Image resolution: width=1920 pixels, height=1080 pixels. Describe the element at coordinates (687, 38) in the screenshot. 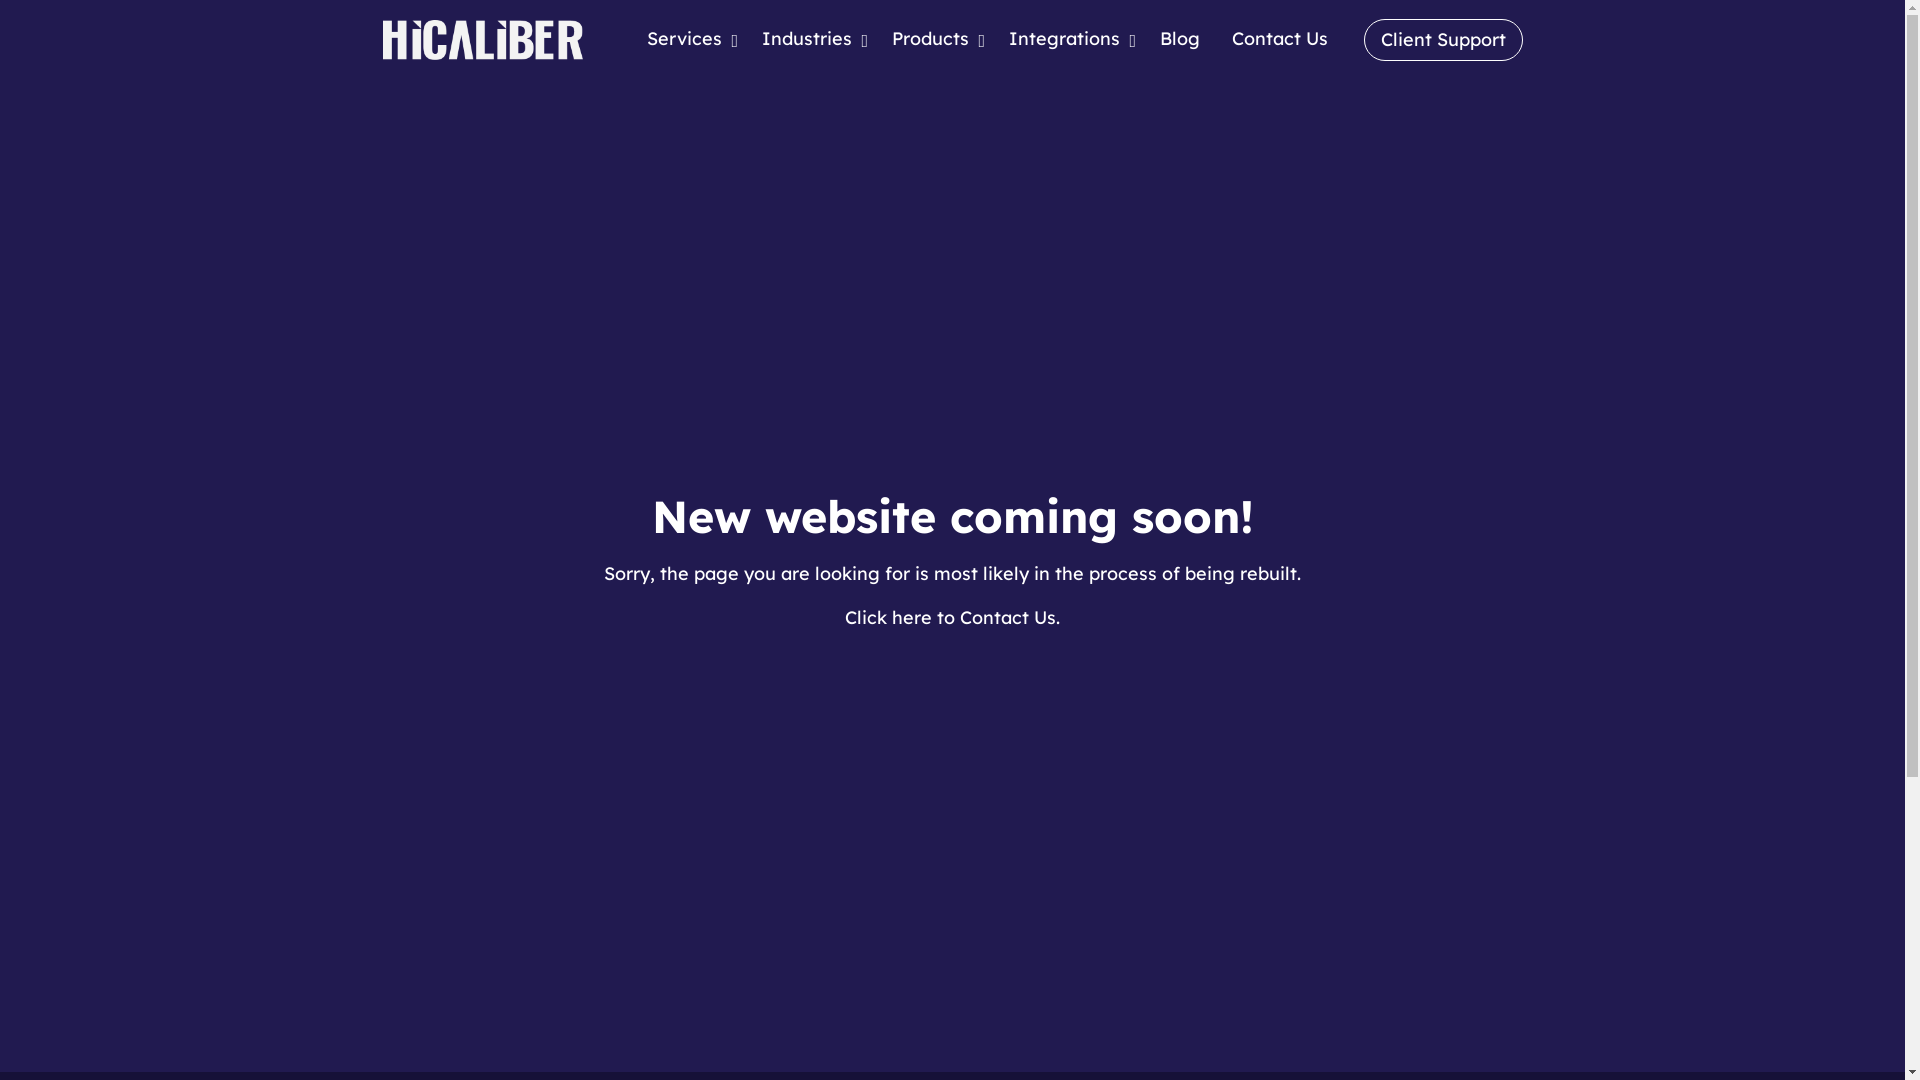

I see `'Services'` at that location.